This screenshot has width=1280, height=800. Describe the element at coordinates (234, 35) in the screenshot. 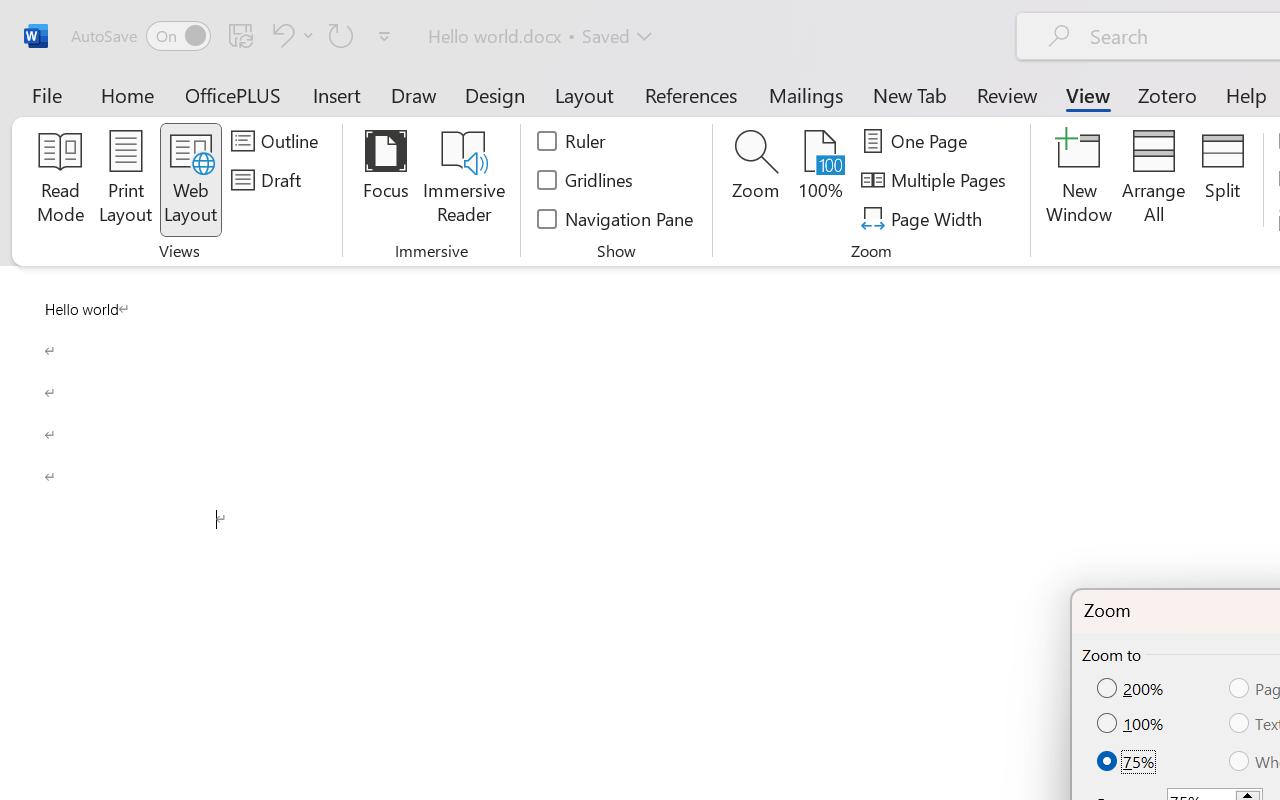

I see `'Quick Access Toolbar'` at that location.